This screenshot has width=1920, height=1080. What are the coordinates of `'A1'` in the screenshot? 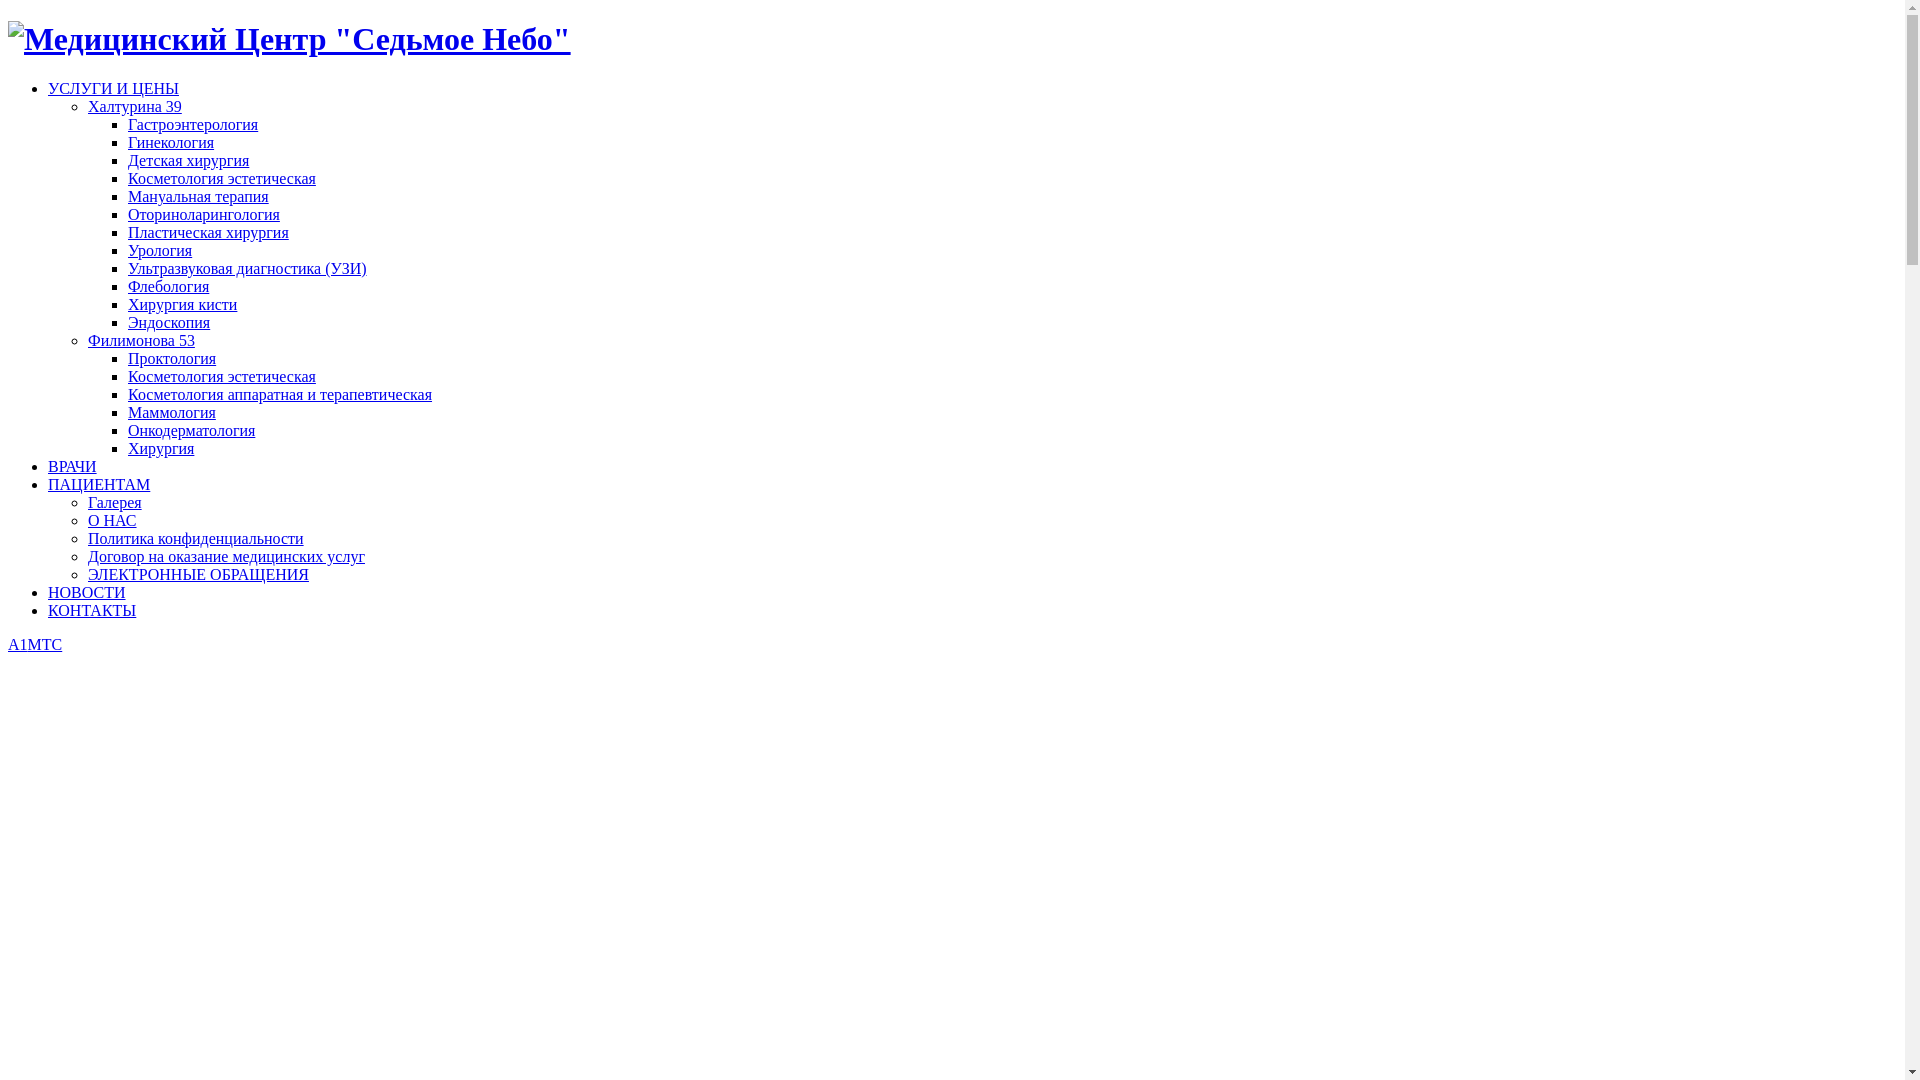 It's located at (18, 644).